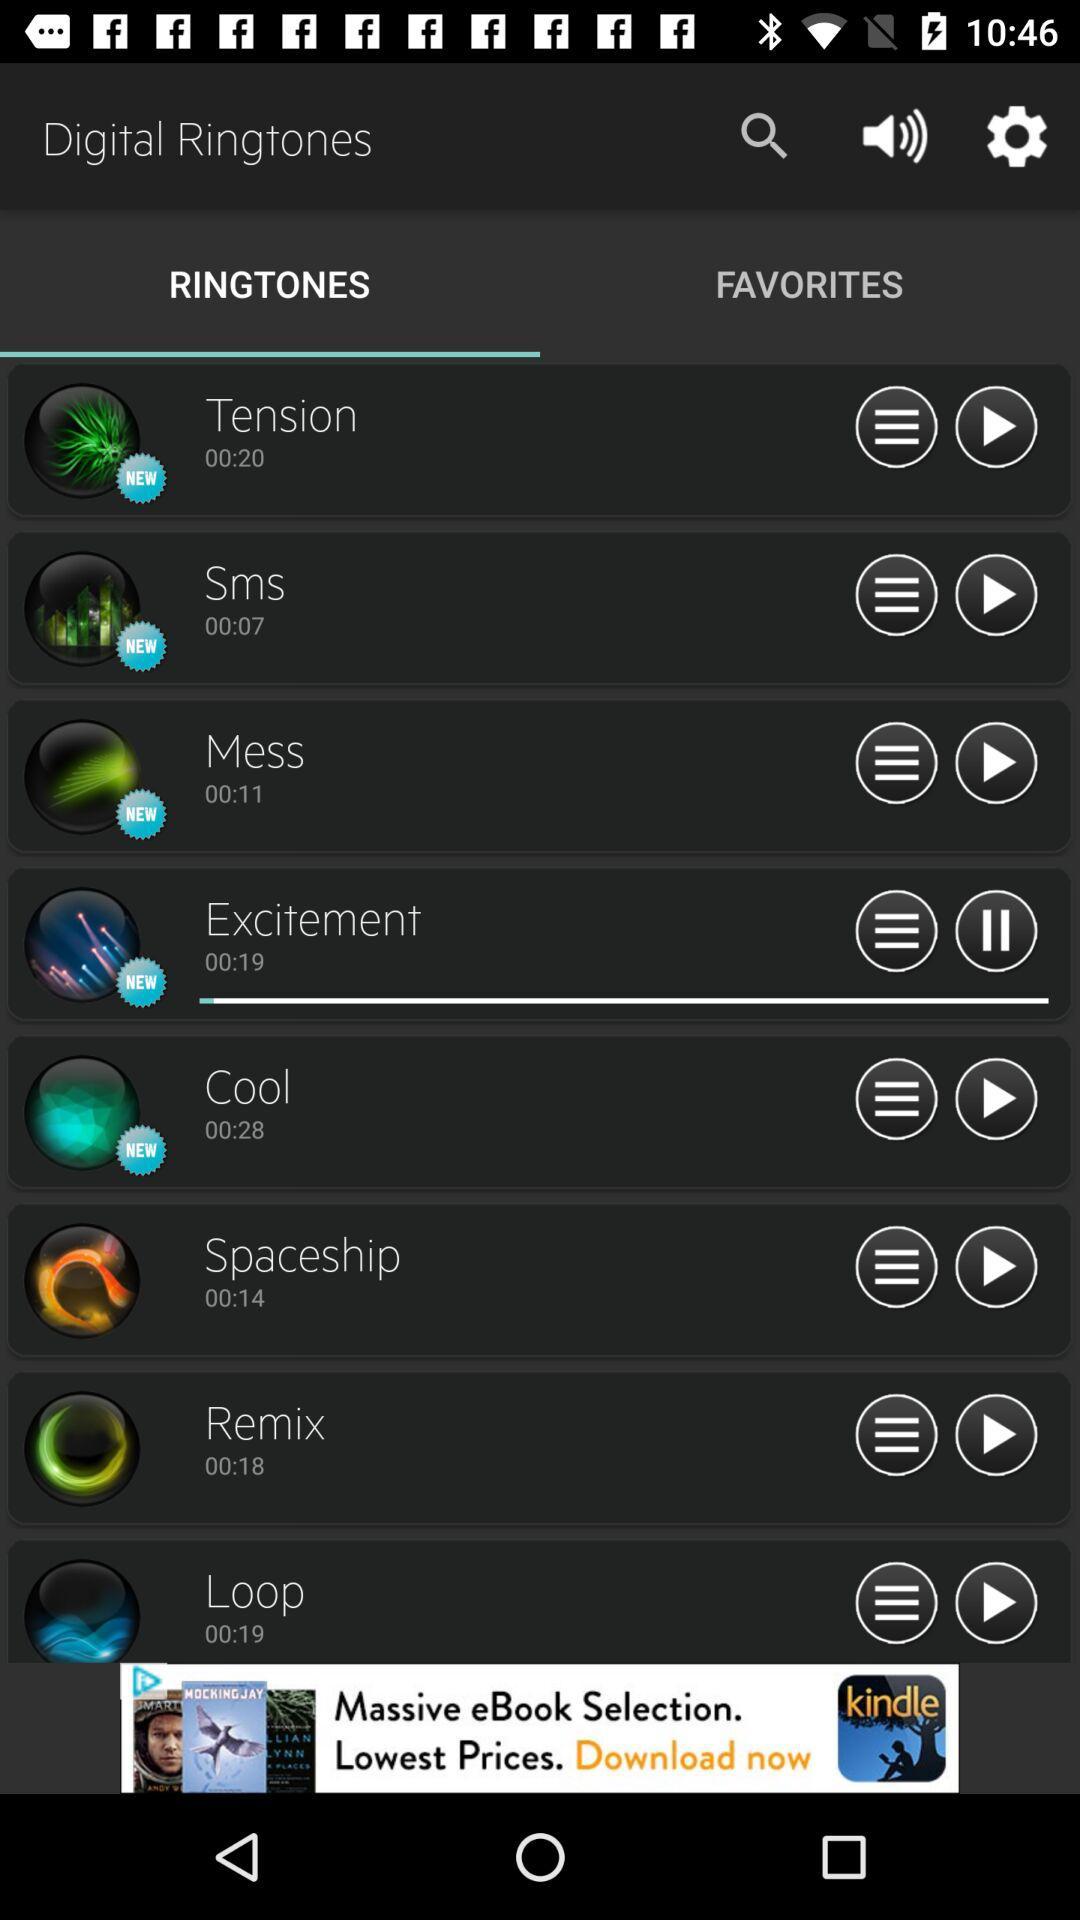  Describe the element at coordinates (80, 944) in the screenshot. I see `music search page` at that location.